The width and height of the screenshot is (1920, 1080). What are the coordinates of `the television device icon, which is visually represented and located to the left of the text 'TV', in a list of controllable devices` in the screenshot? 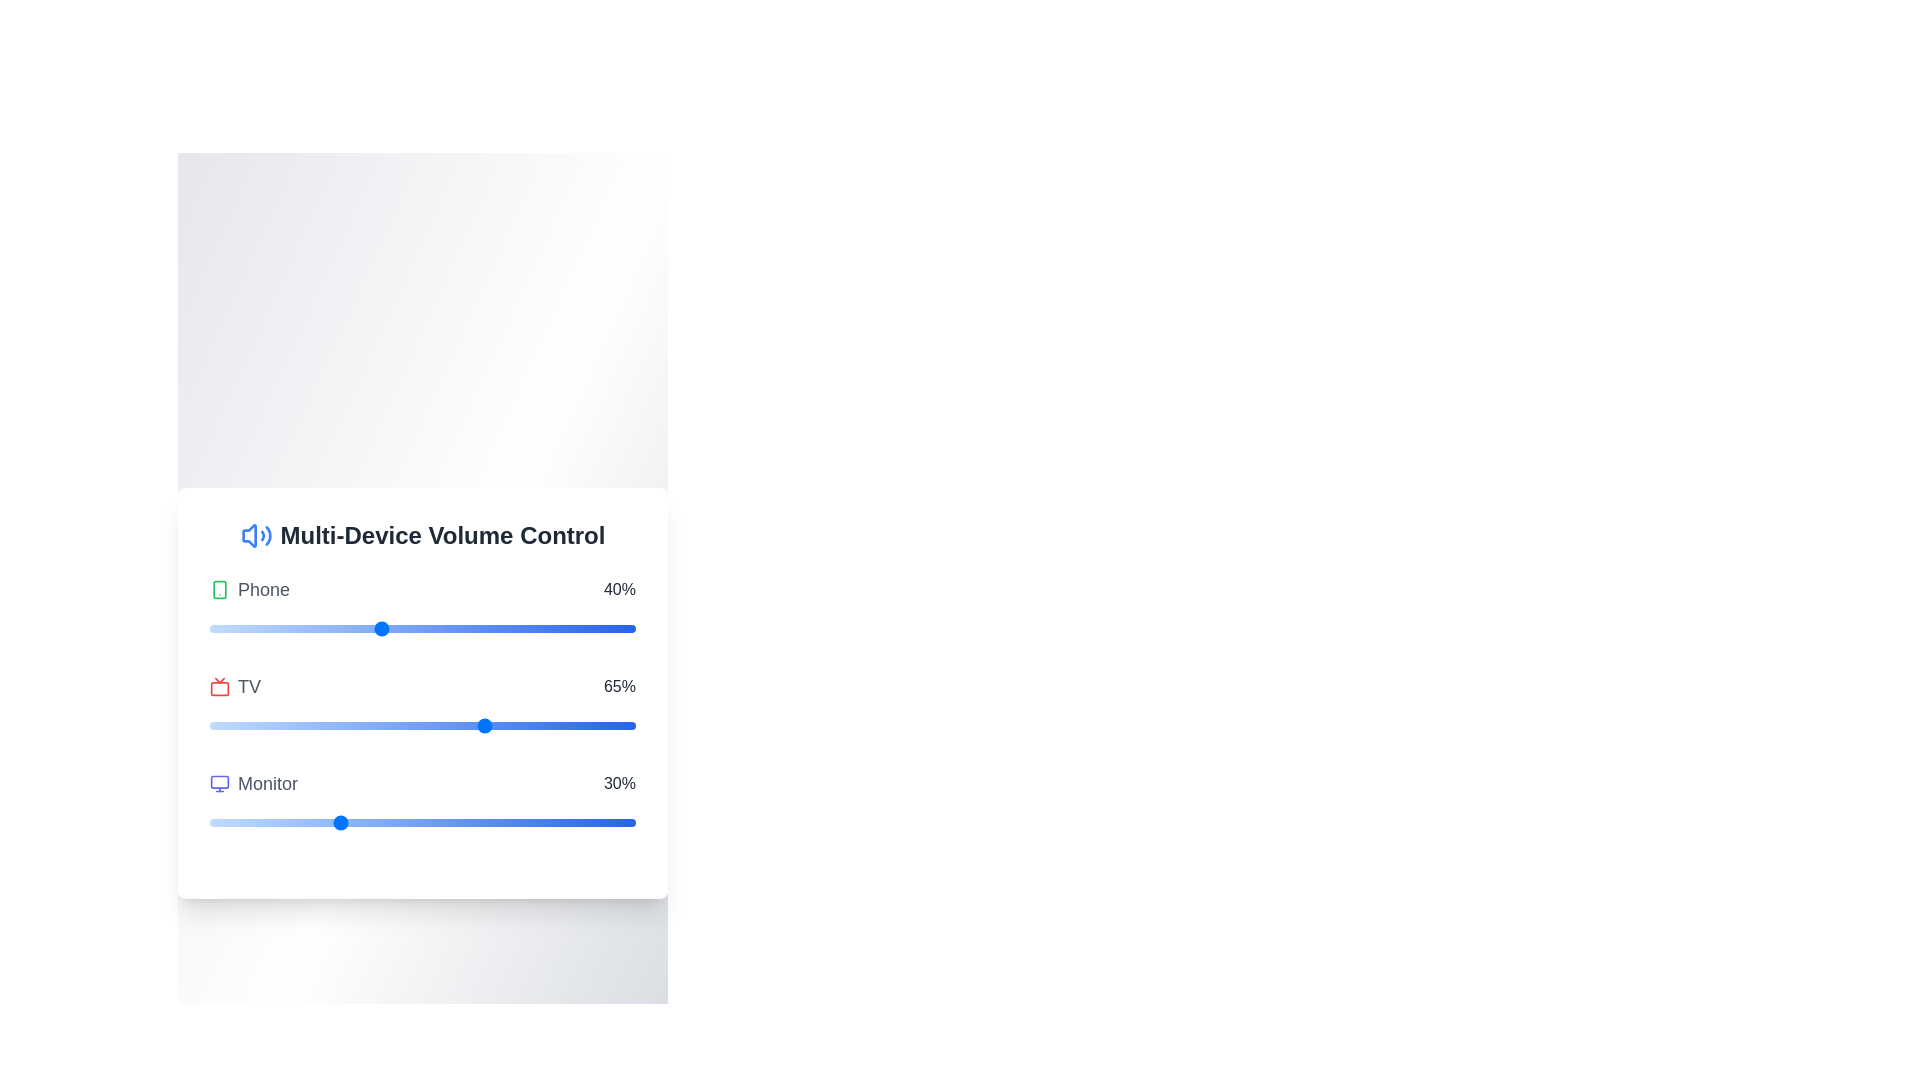 It's located at (220, 685).